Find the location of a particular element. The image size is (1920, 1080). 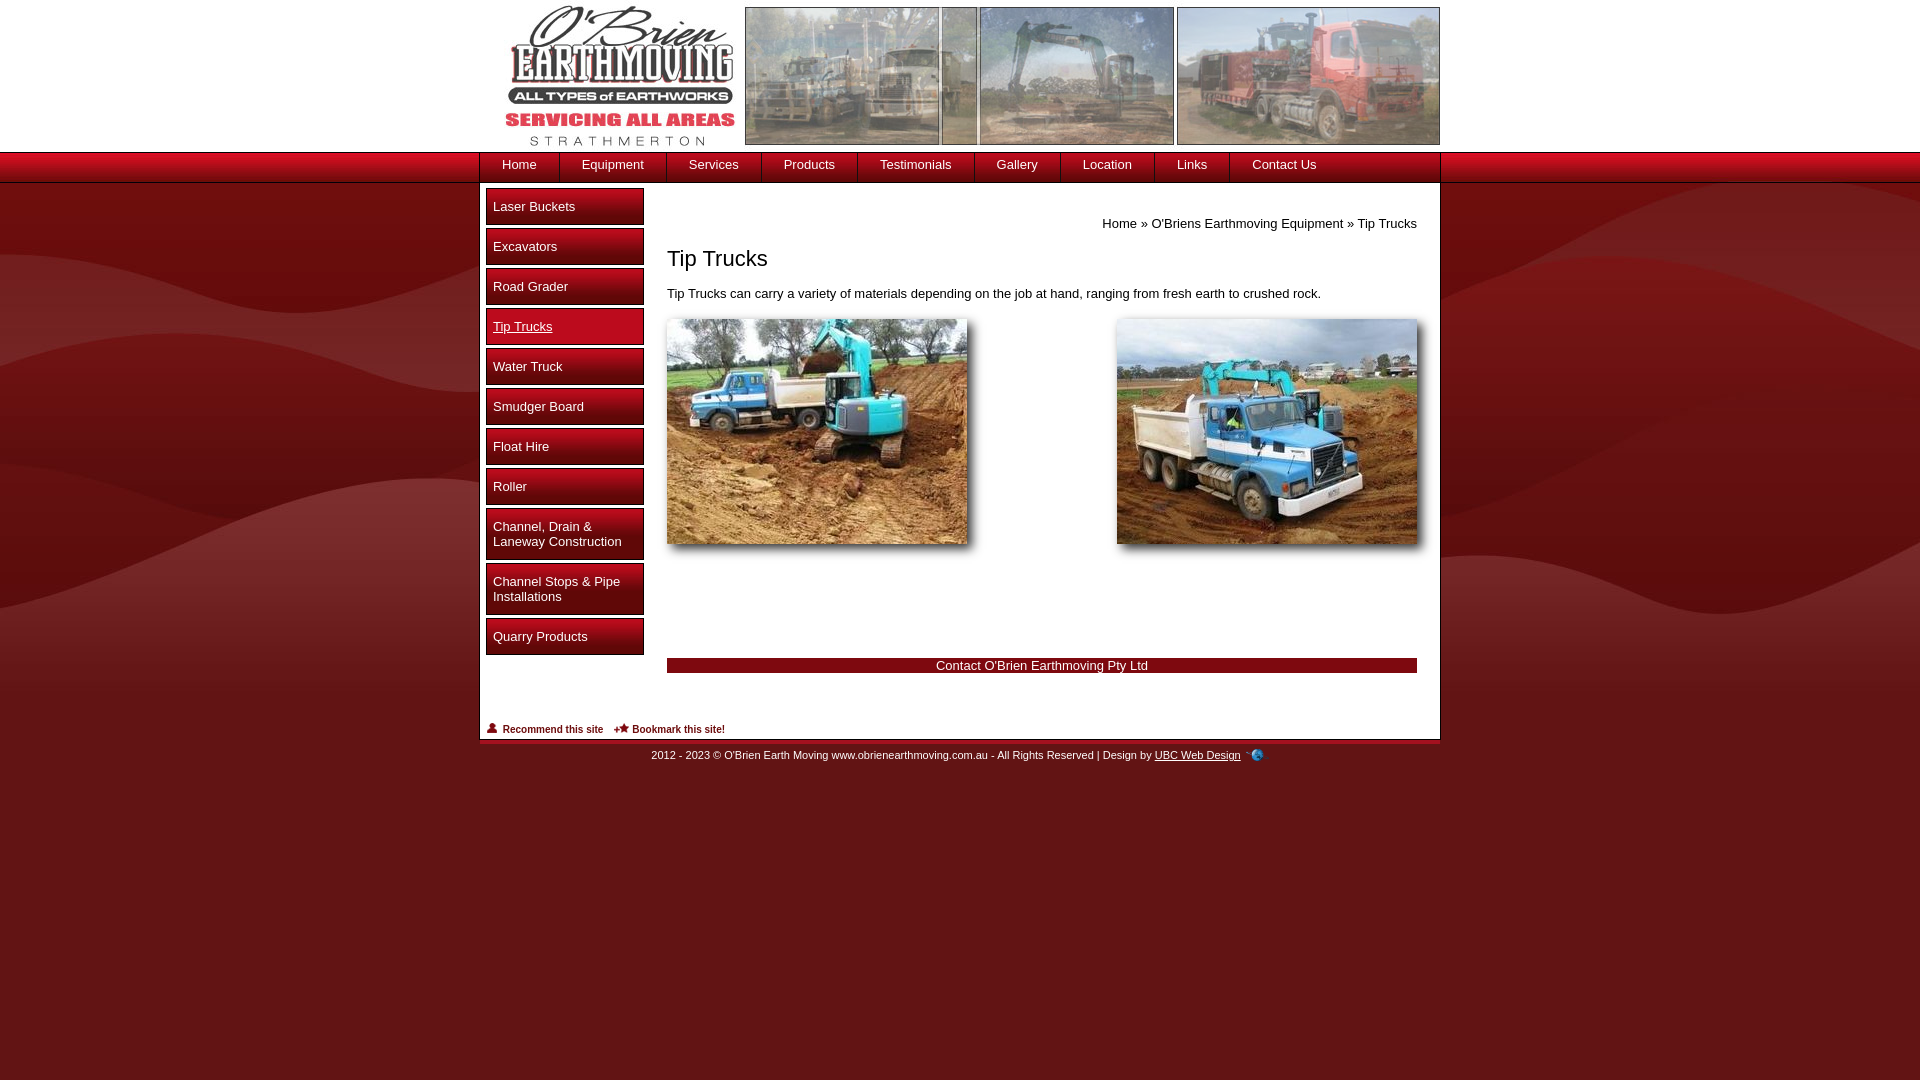

'Products' is located at coordinates (809, 155).